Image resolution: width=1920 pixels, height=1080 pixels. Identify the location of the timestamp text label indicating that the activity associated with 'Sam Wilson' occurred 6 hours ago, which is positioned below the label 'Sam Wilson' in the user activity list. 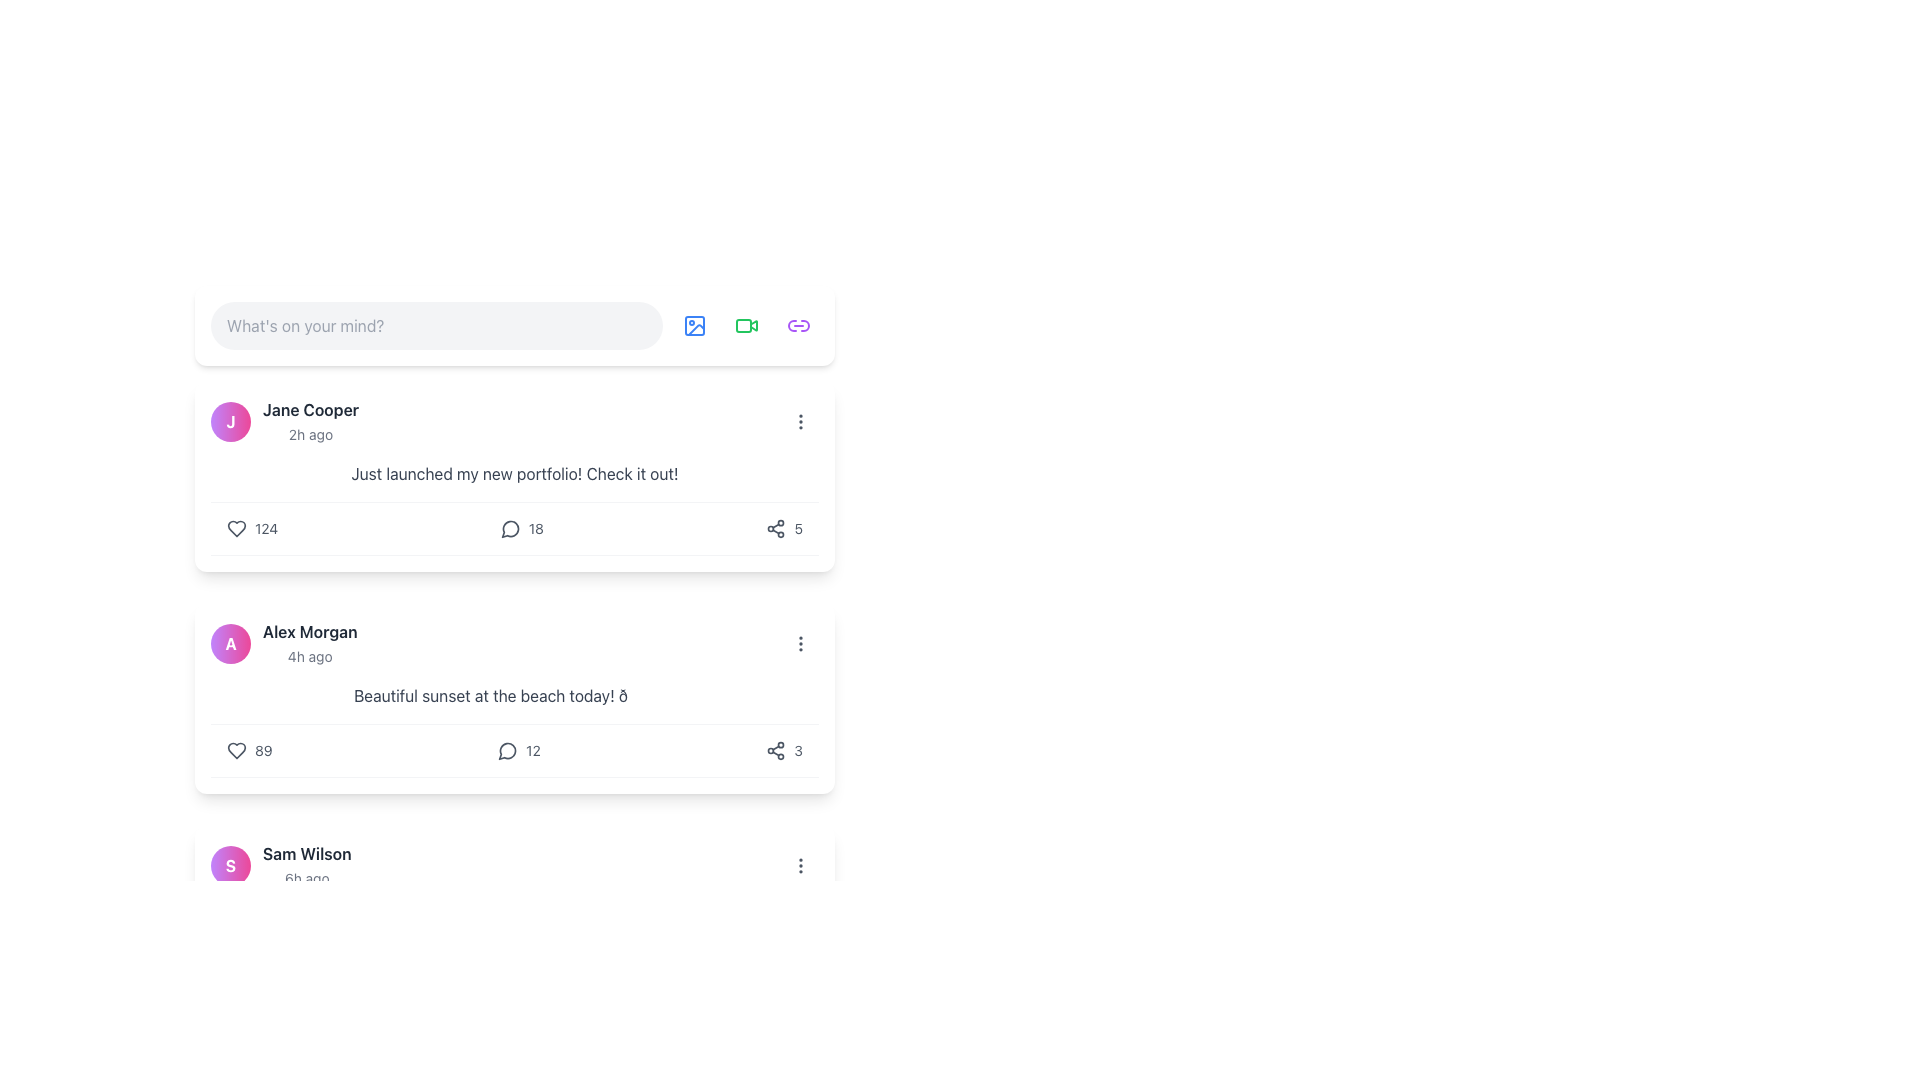
(306, 877).